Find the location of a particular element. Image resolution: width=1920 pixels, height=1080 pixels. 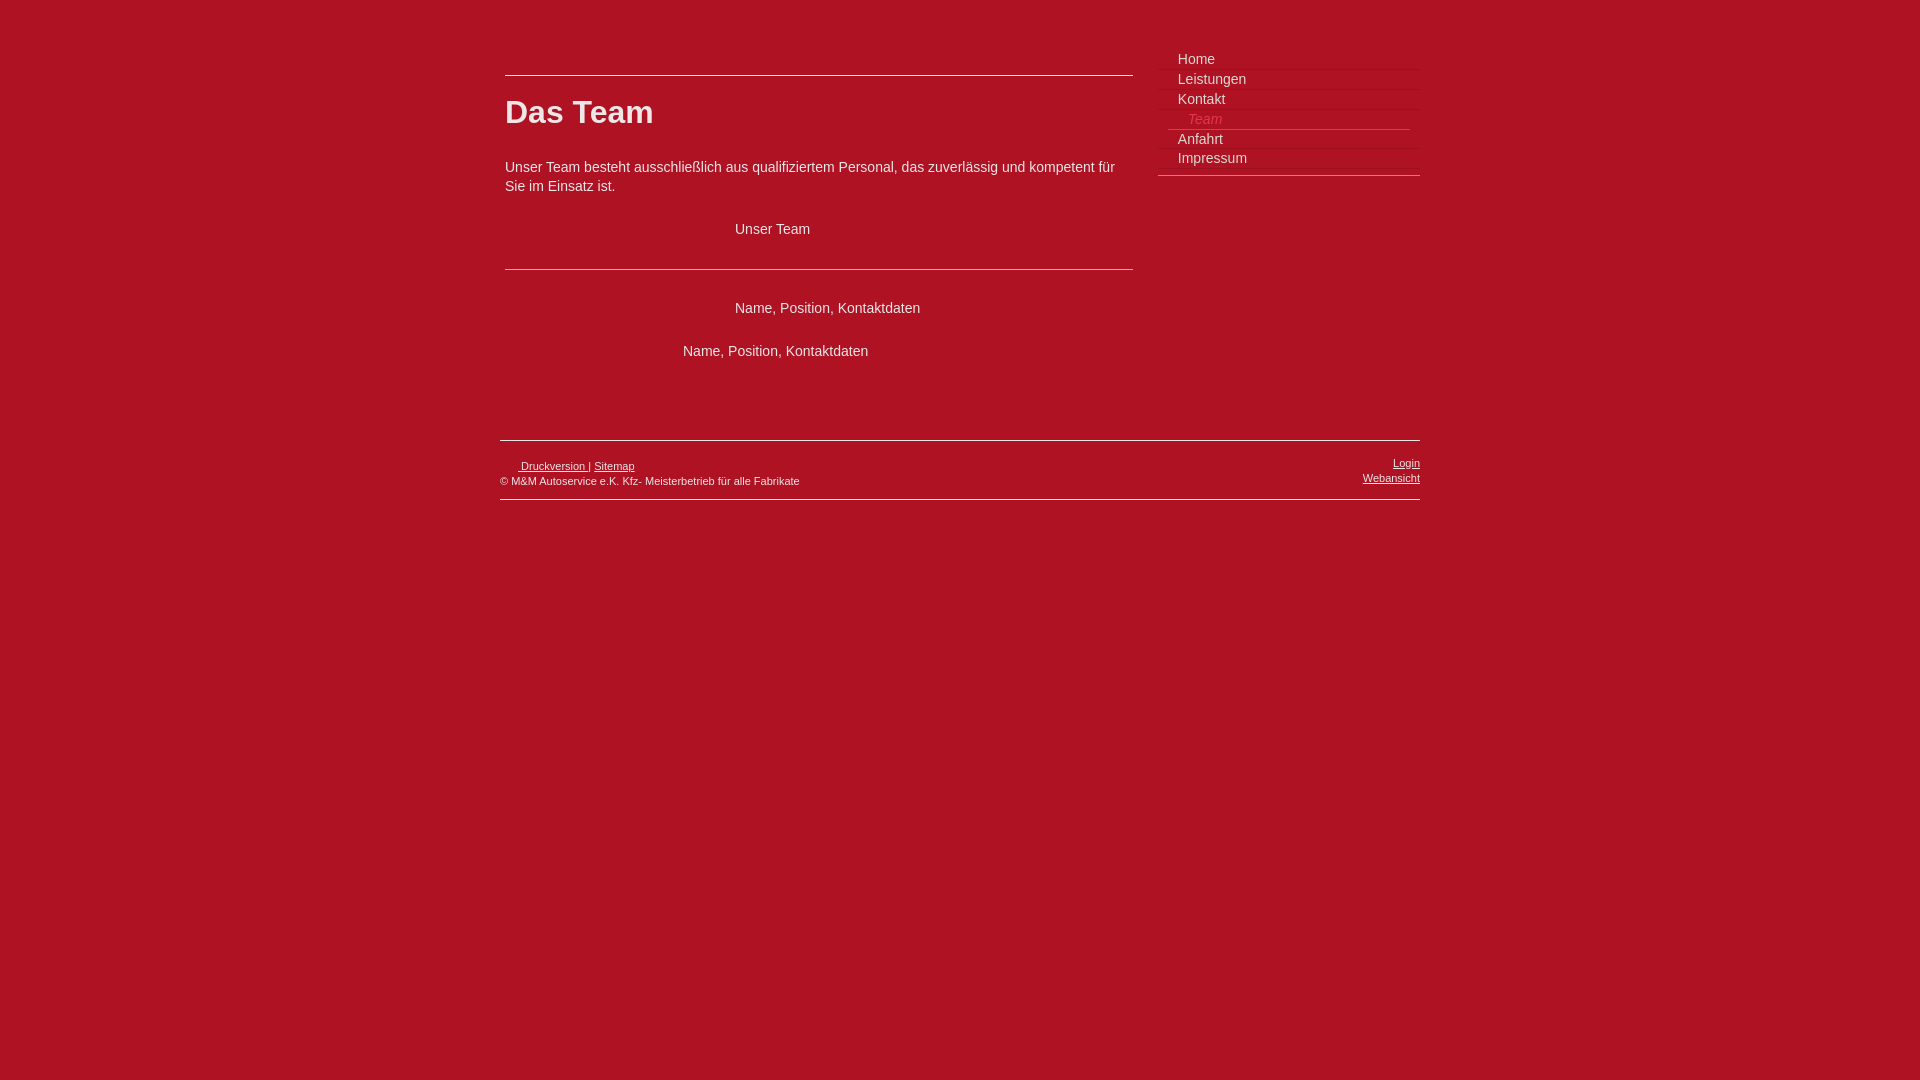

'Impressum' is located at coordinates (1289, 157).